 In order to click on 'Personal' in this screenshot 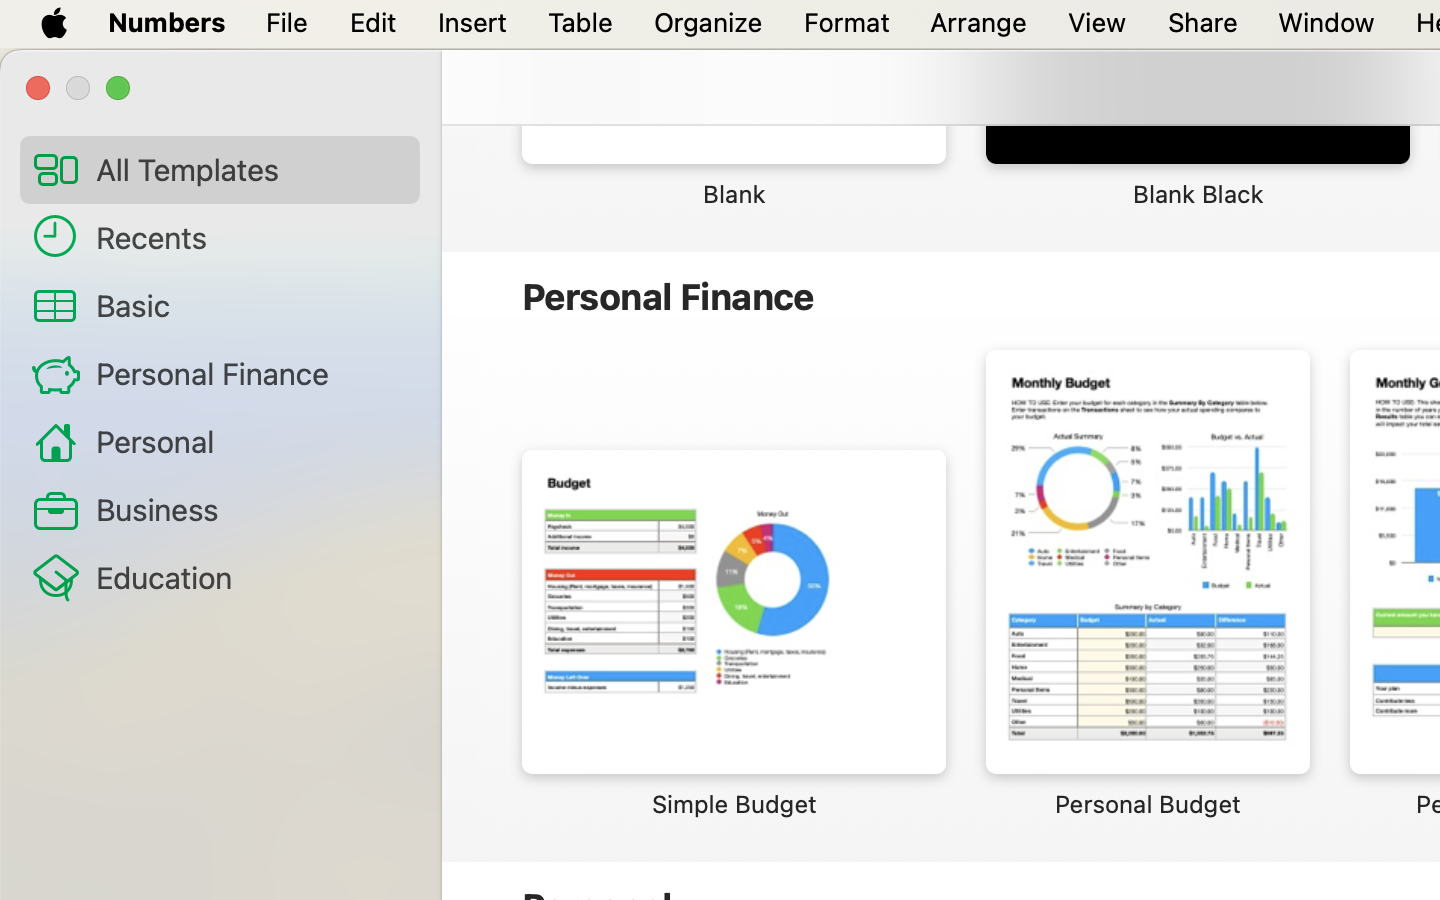, I will do `click(248, 441)`.